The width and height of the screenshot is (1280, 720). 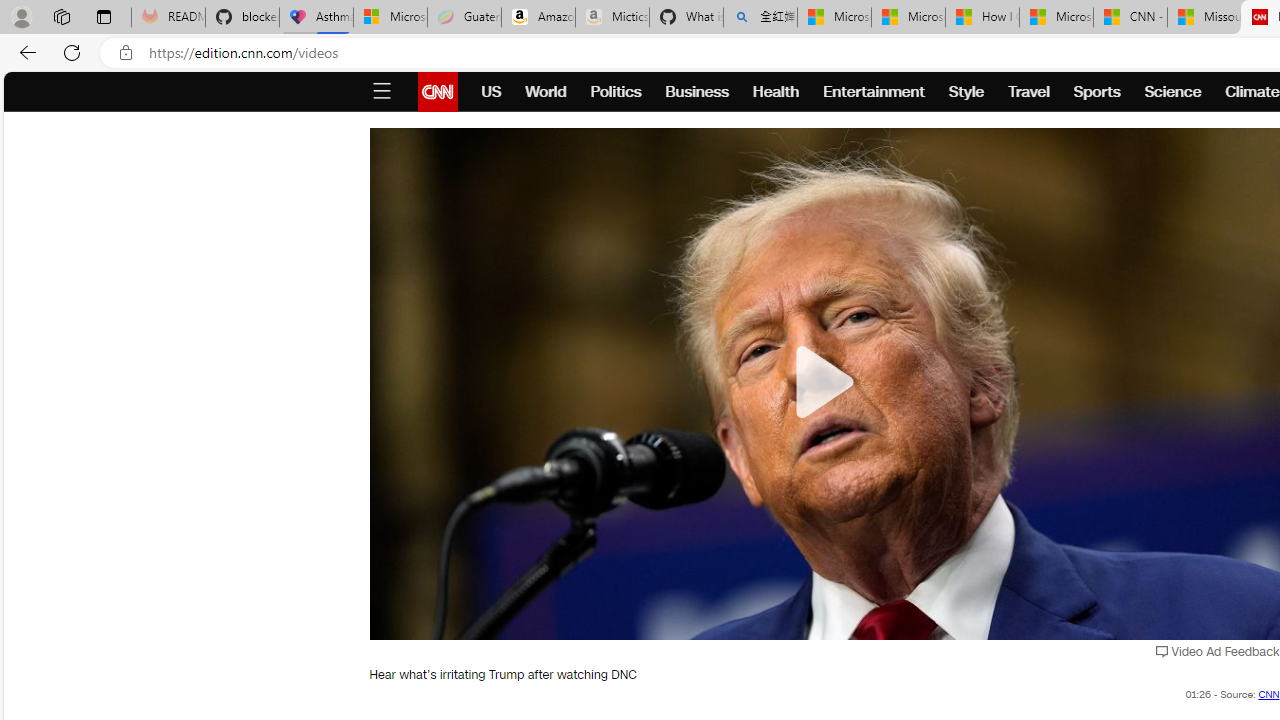 I want to click on 'Business', so click(x=697, y=92).